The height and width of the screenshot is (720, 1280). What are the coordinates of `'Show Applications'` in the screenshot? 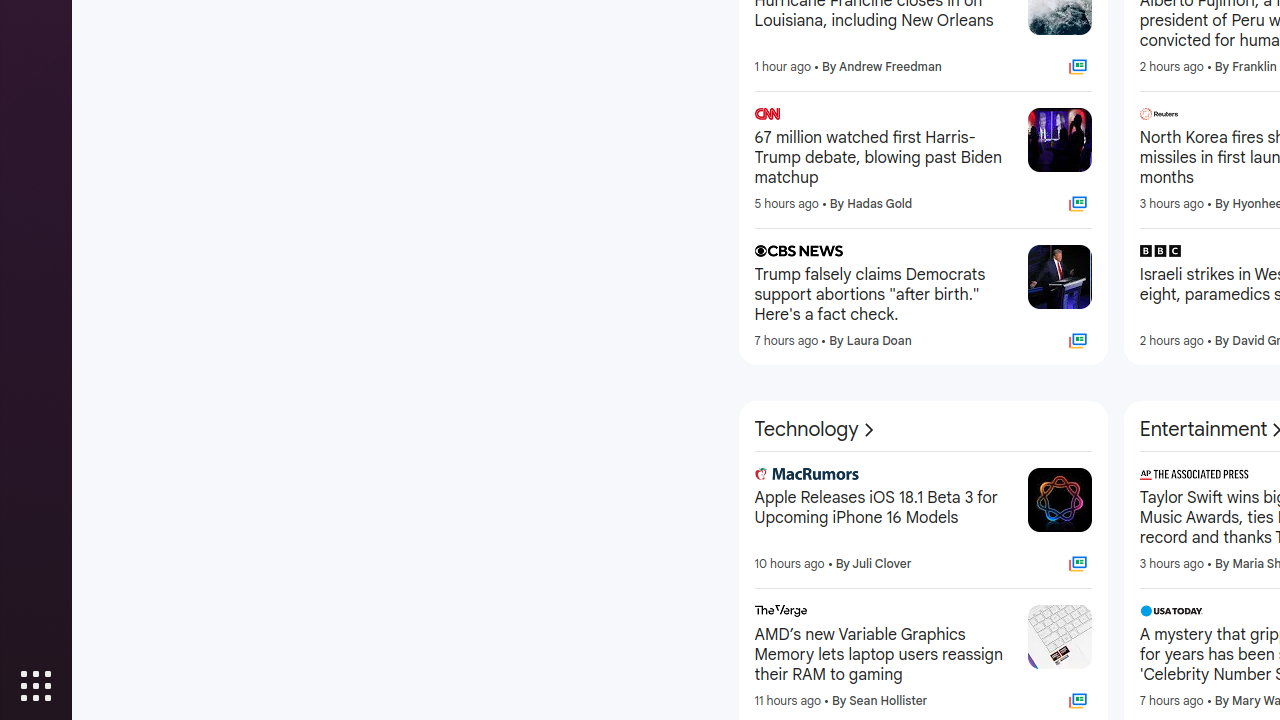 It's located at (35, 685).